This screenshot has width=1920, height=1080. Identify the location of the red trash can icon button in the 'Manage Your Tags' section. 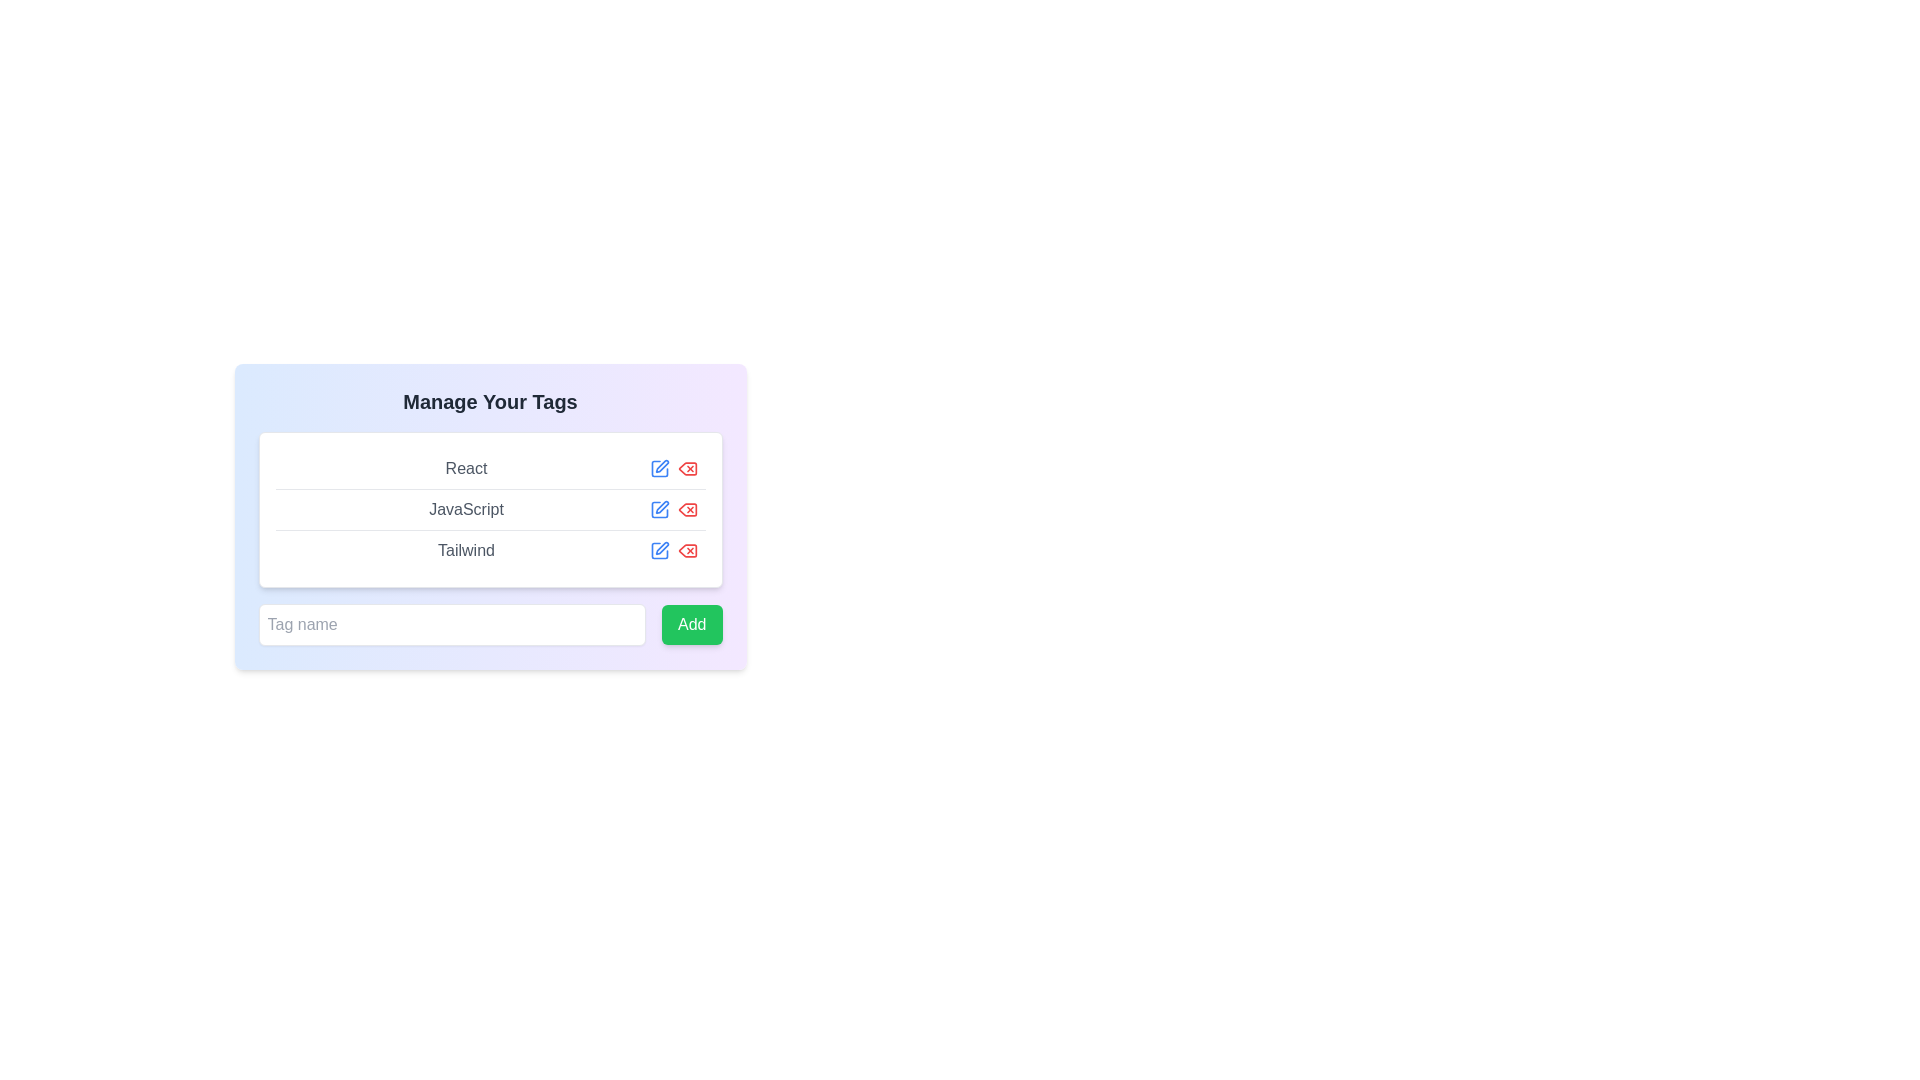
(687, 551).